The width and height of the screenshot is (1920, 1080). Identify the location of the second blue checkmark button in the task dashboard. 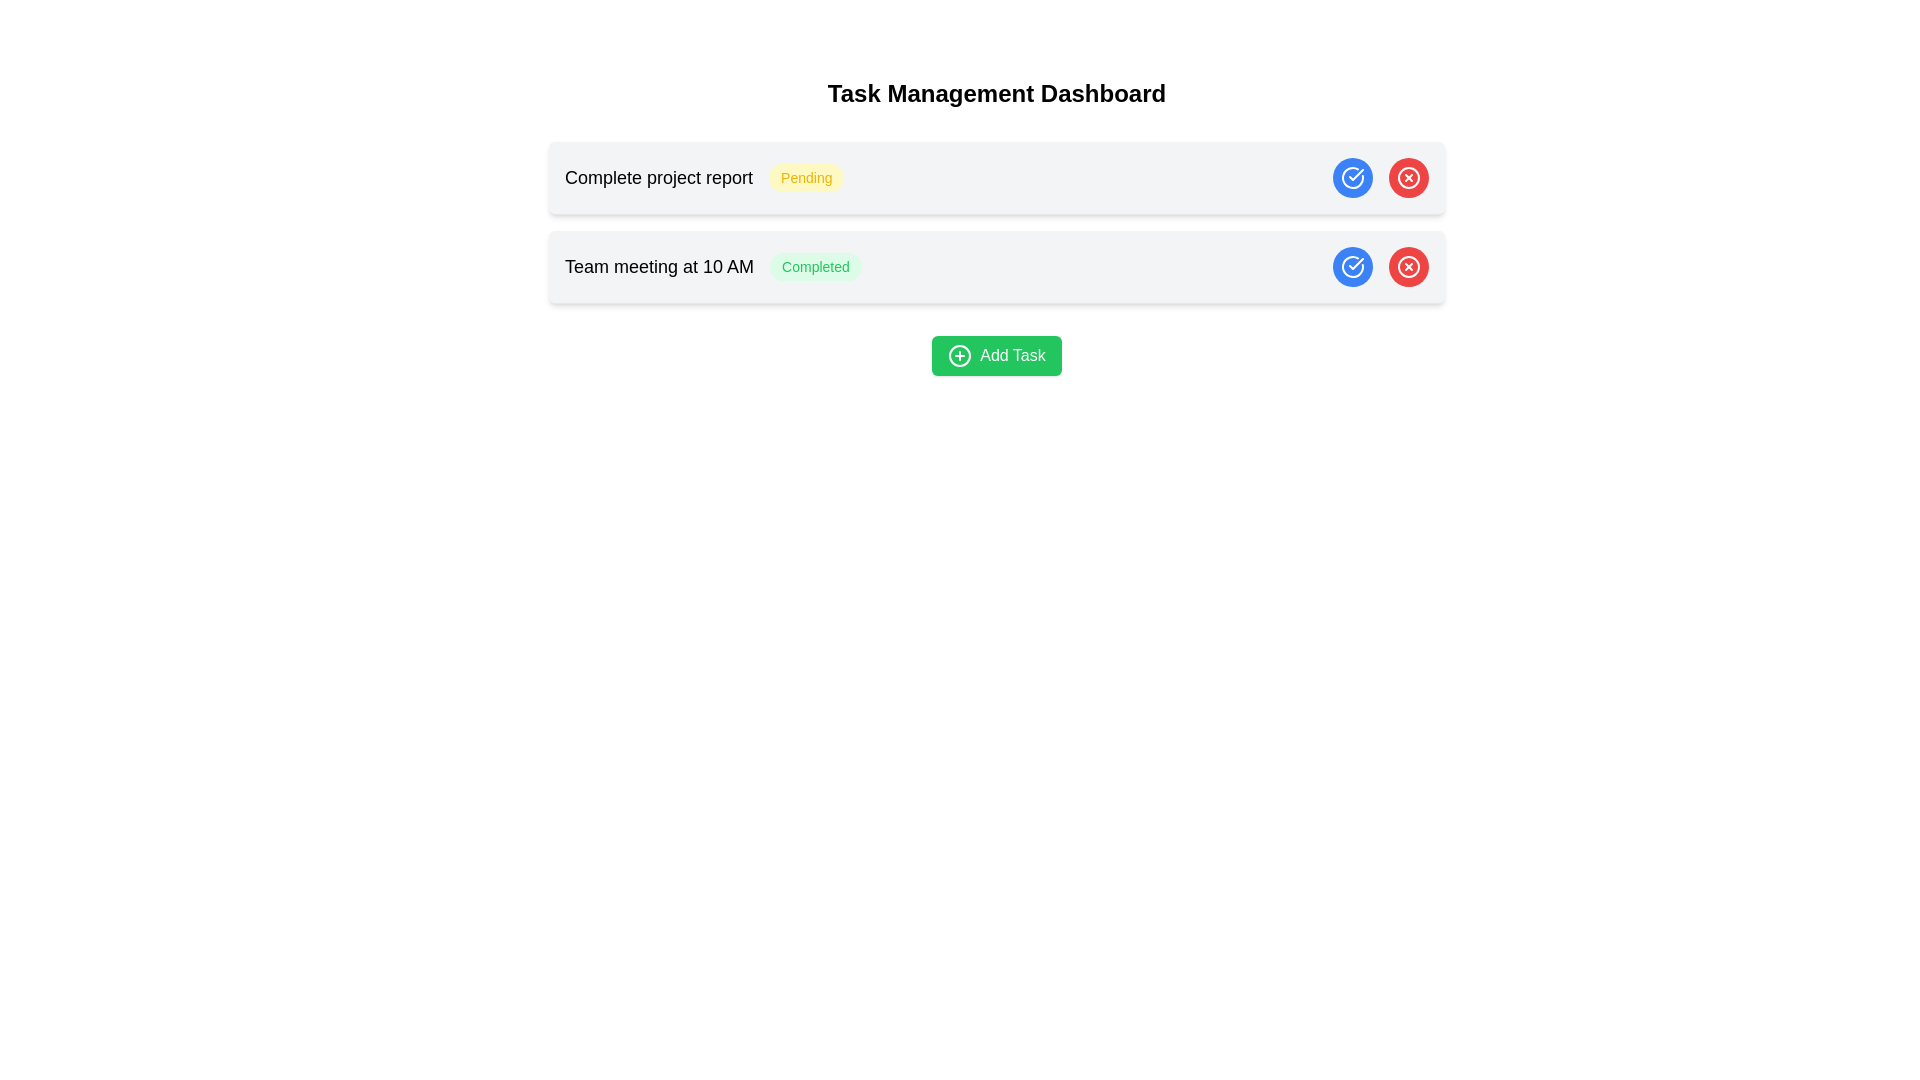
(1353, 265).